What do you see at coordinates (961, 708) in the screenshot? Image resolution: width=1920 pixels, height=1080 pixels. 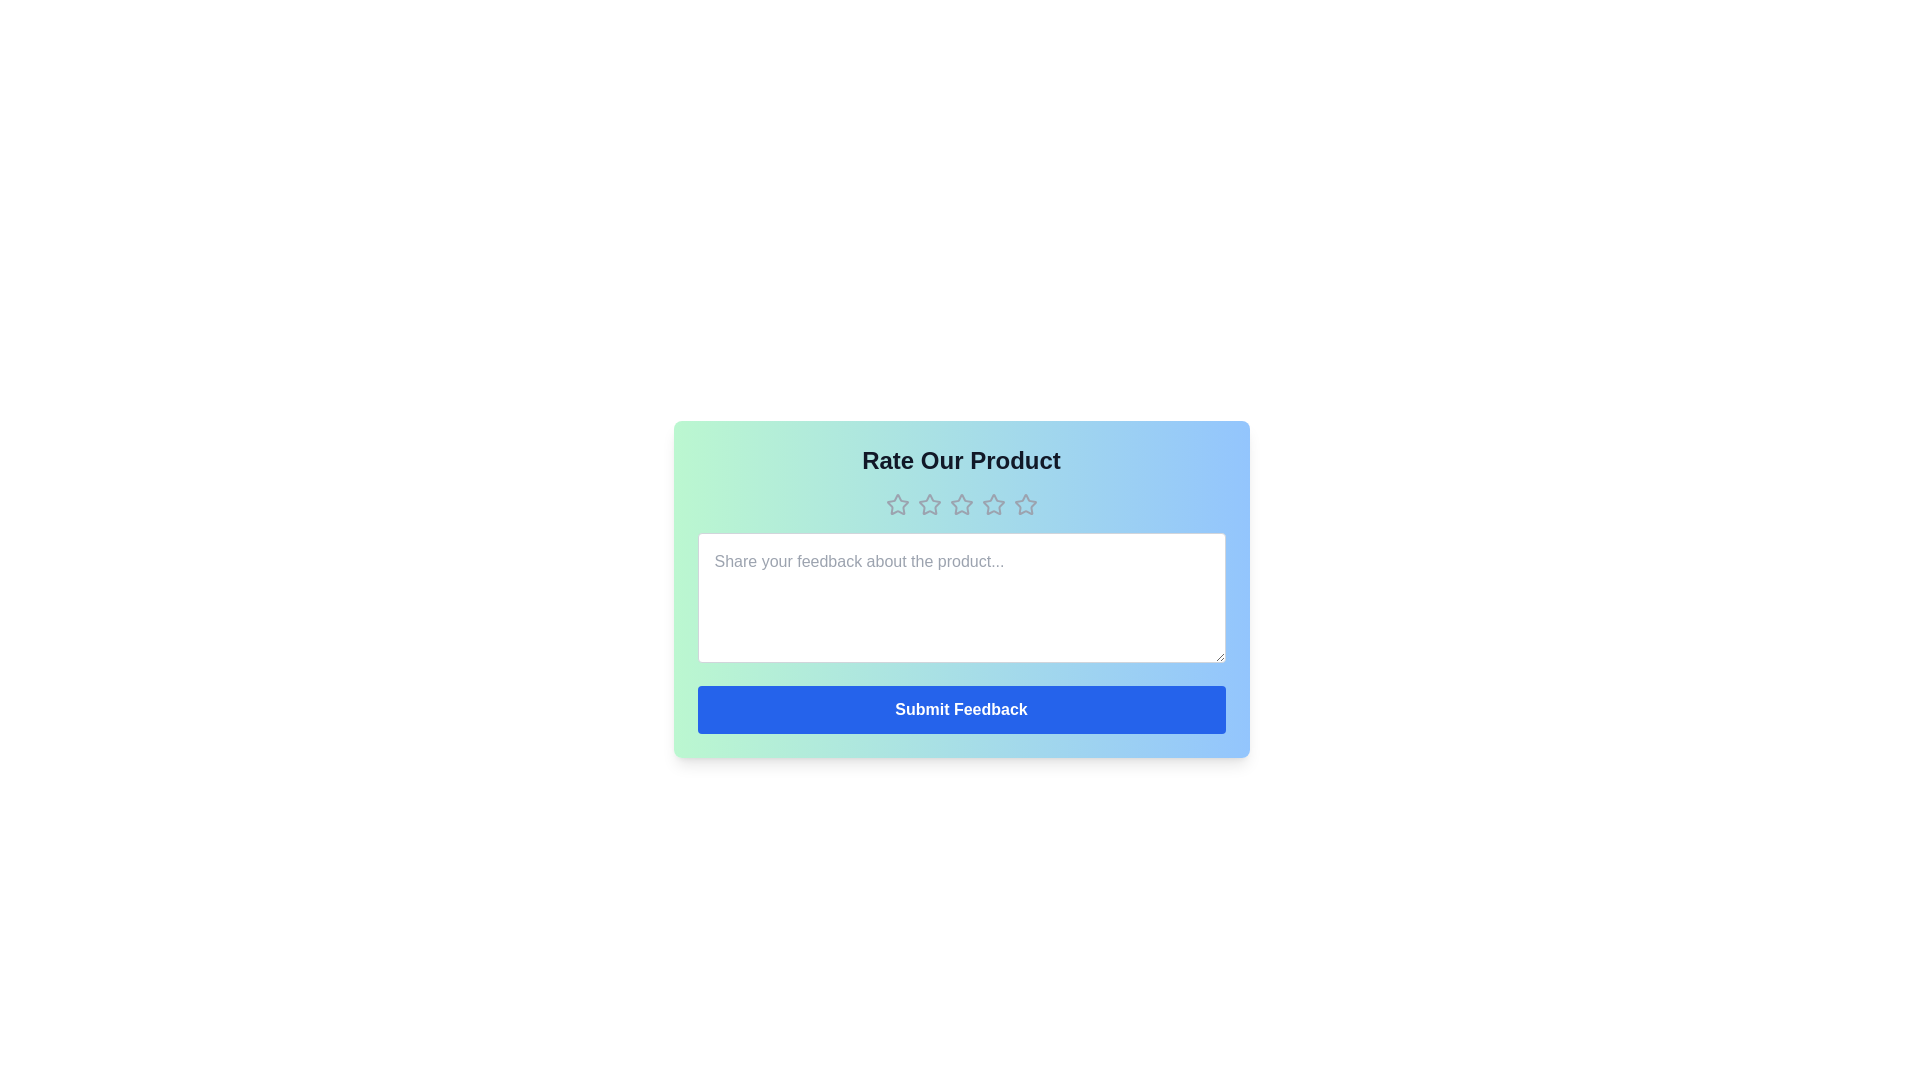 I see `'Submit Feedback' button` at bounding box center [961, 708].